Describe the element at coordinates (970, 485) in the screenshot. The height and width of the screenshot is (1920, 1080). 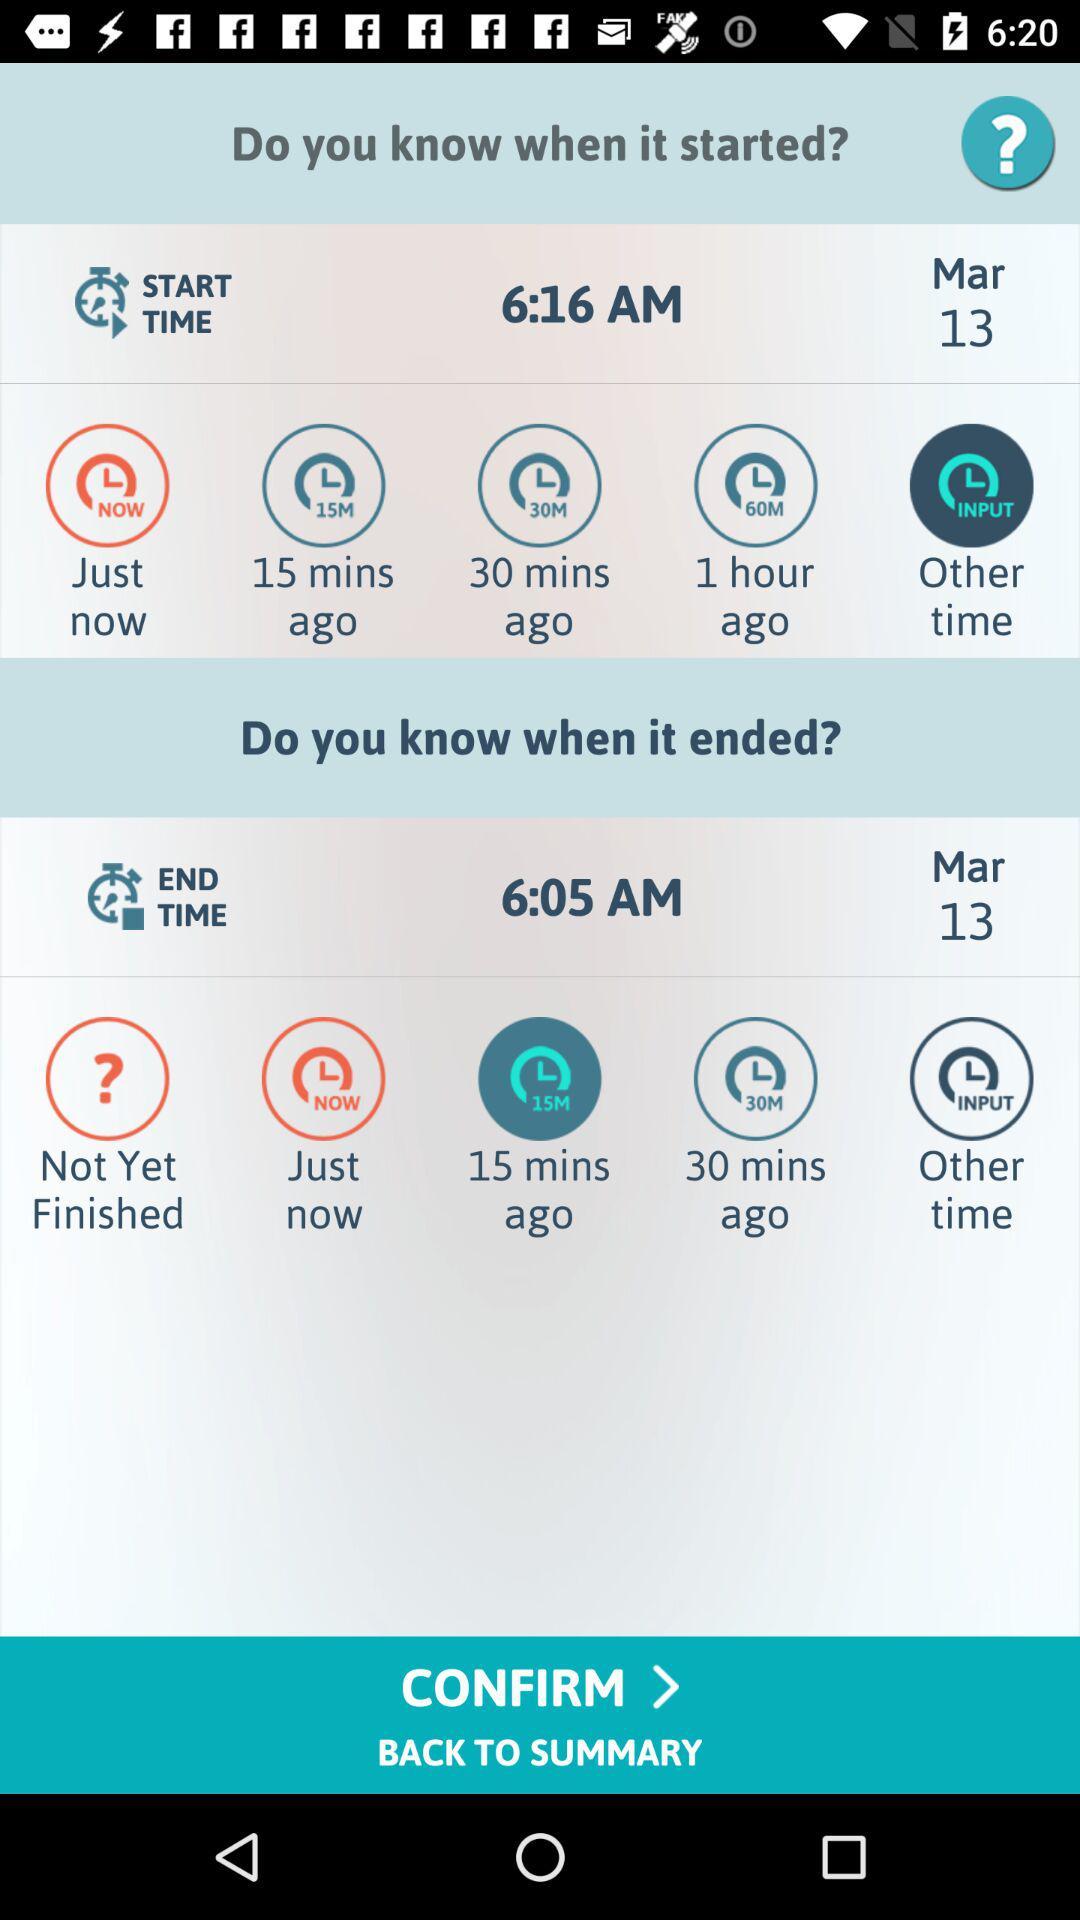
I see `the time icon` at that location.